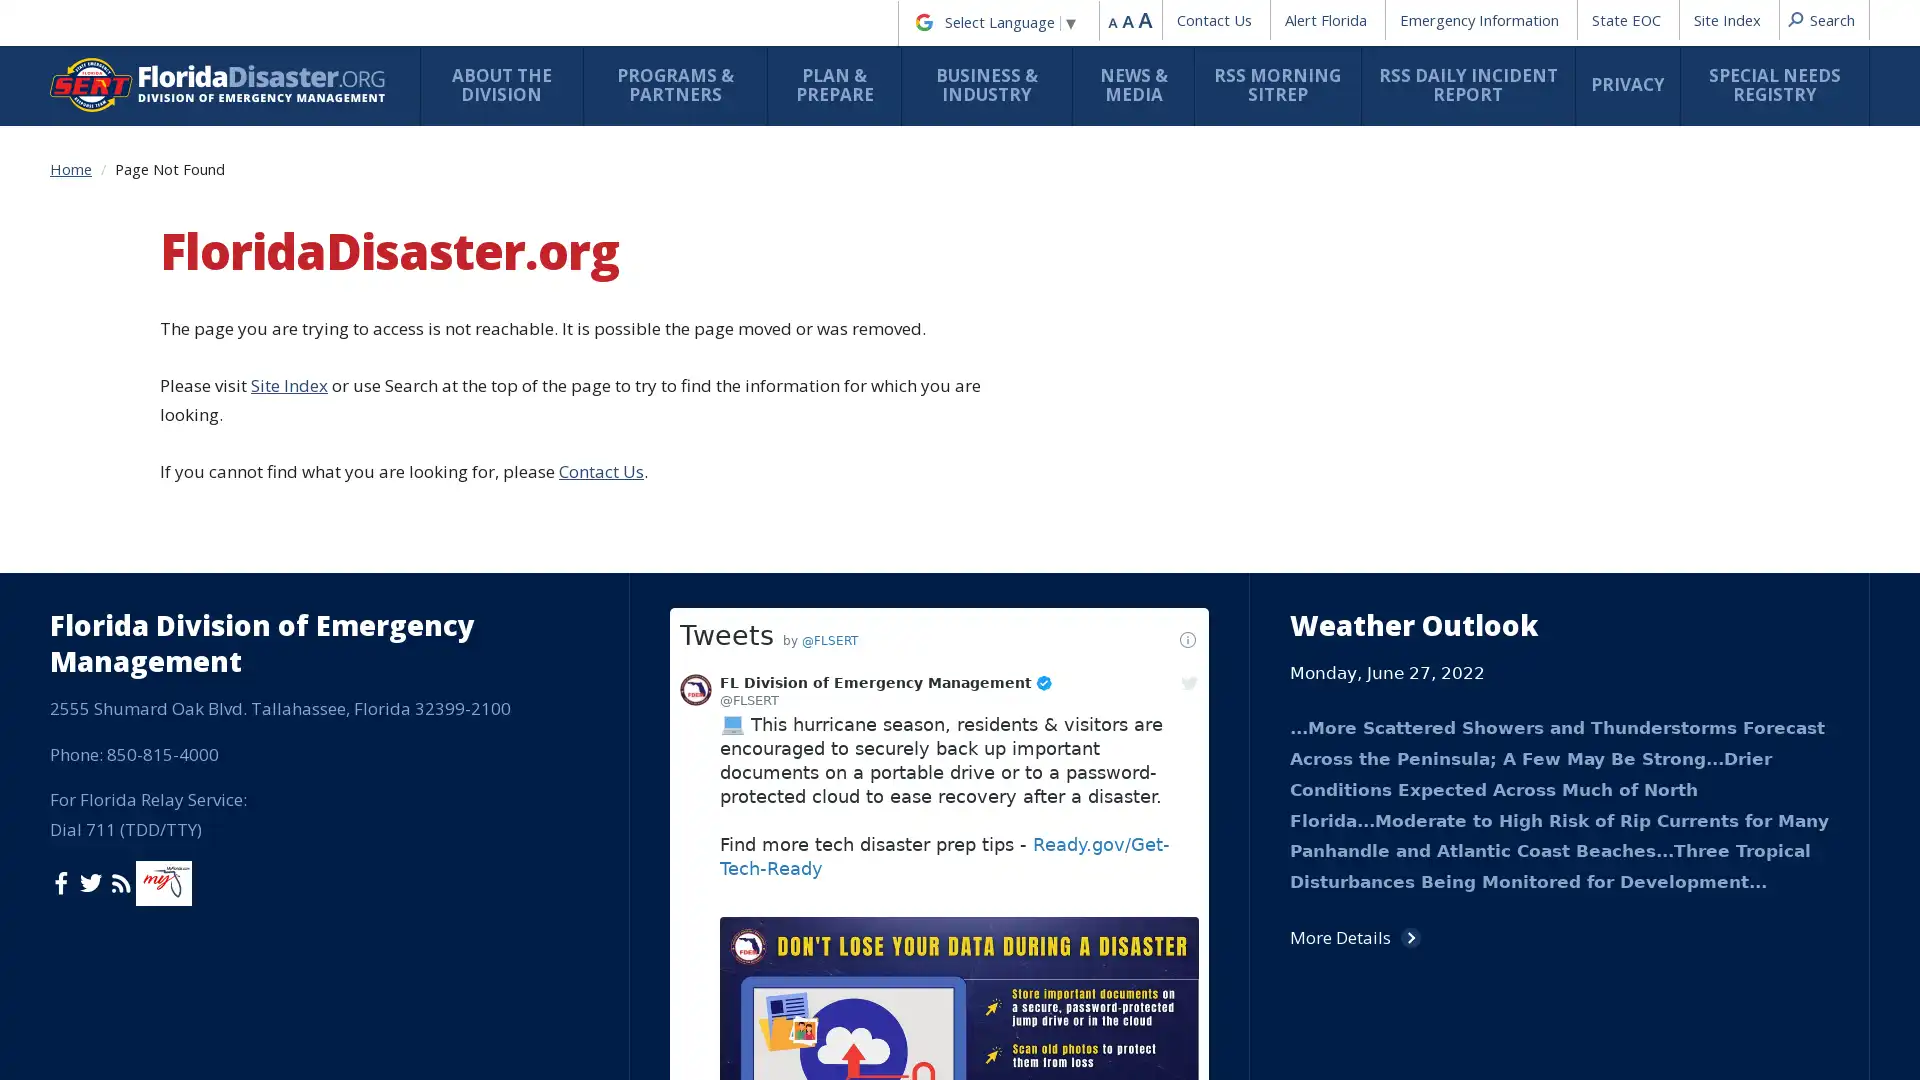  What do you see at coordinates (1148, 458) in the screenshot?
I see `Toggle More` at bounding box center [1148, 458].